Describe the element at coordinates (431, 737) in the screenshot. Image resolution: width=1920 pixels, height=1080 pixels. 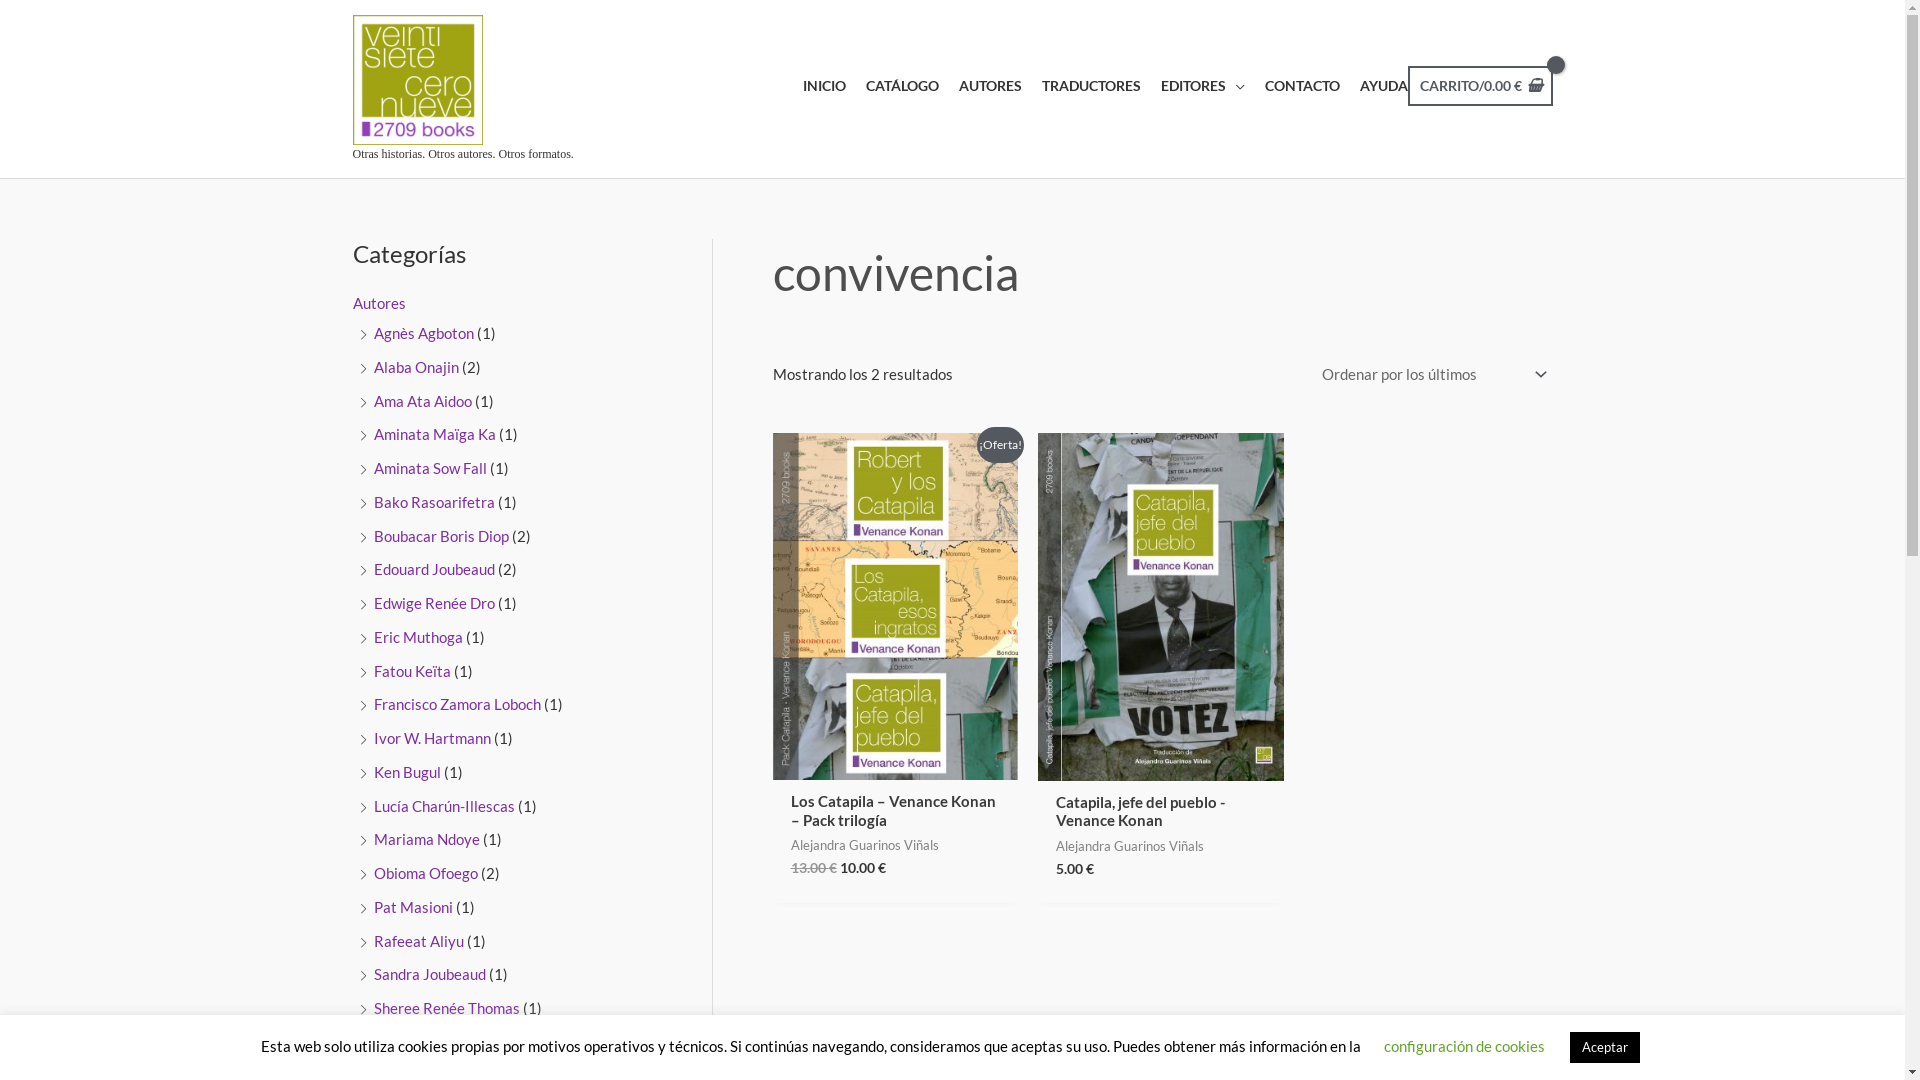
I see `'Ivor W. Hartmann'` at that location.